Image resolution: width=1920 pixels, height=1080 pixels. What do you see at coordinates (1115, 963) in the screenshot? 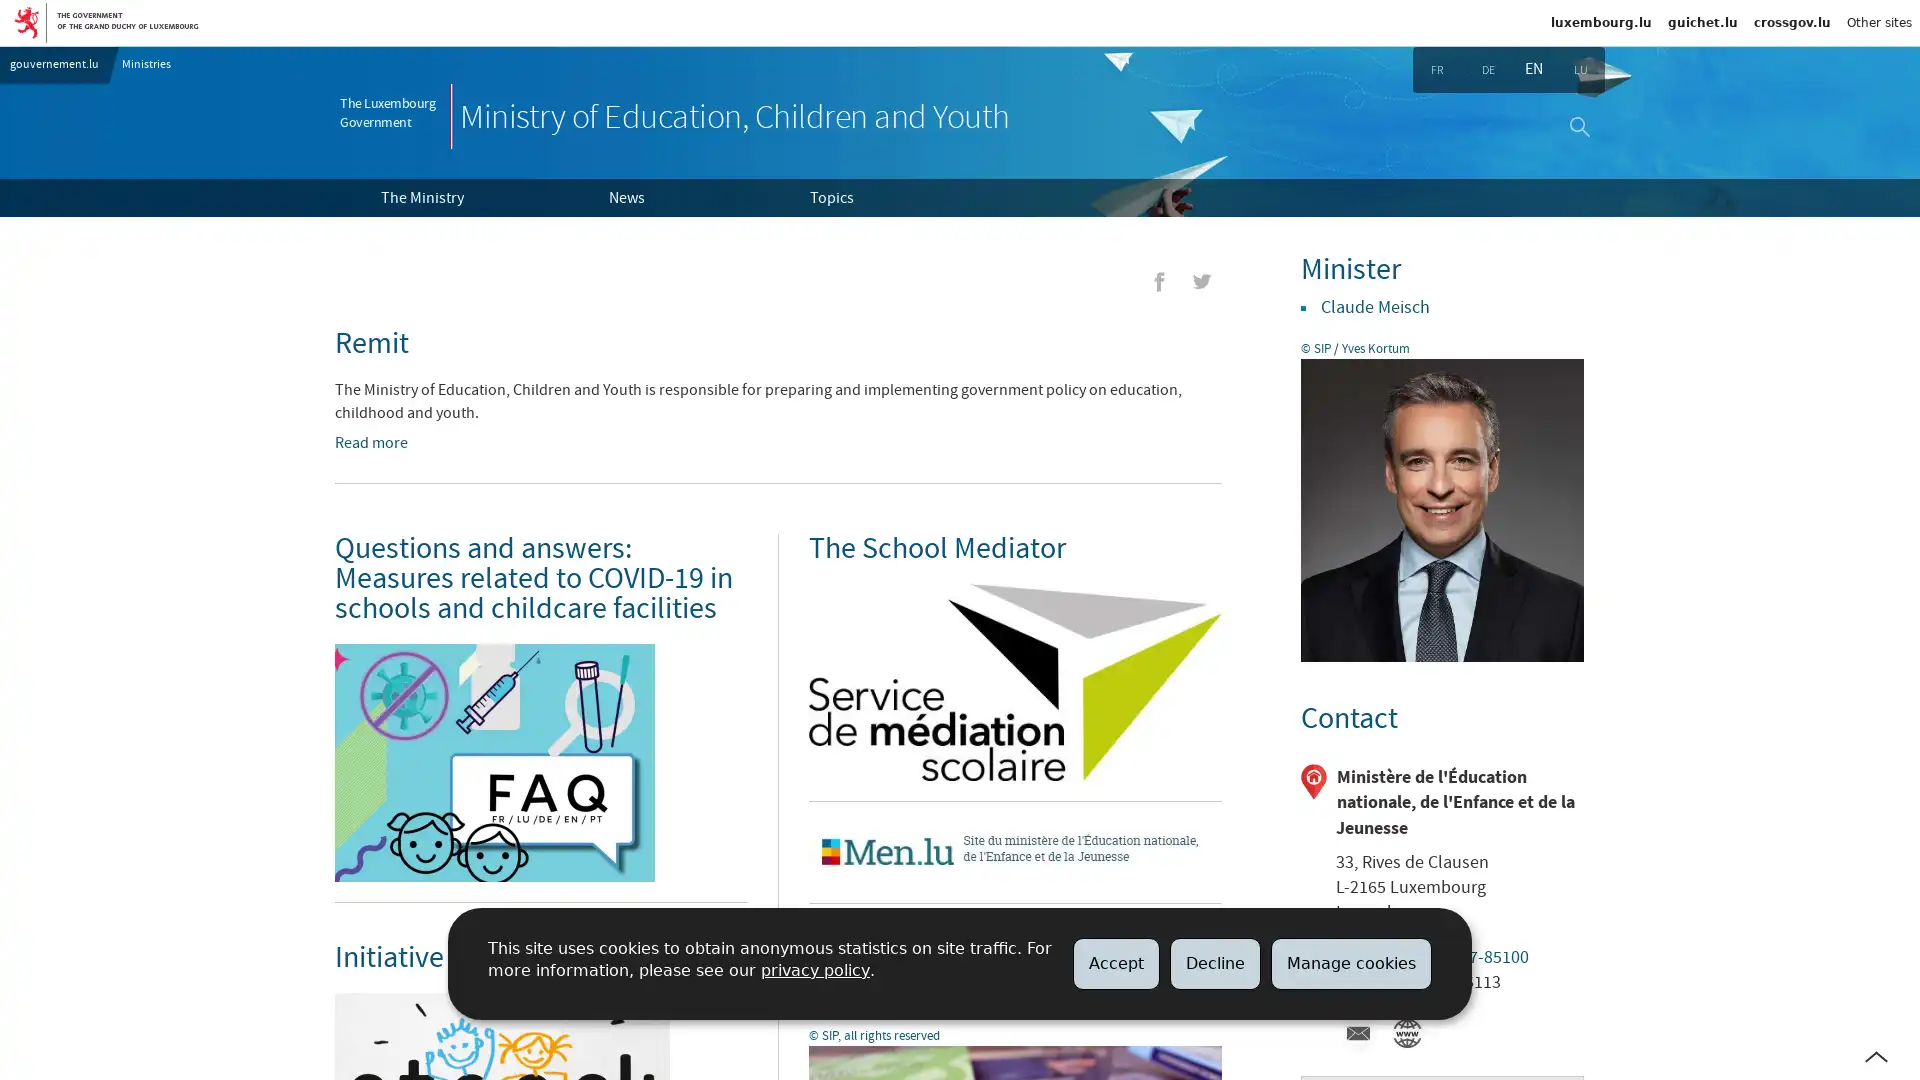
I see `Accept` at bounding box center [1115, 963].